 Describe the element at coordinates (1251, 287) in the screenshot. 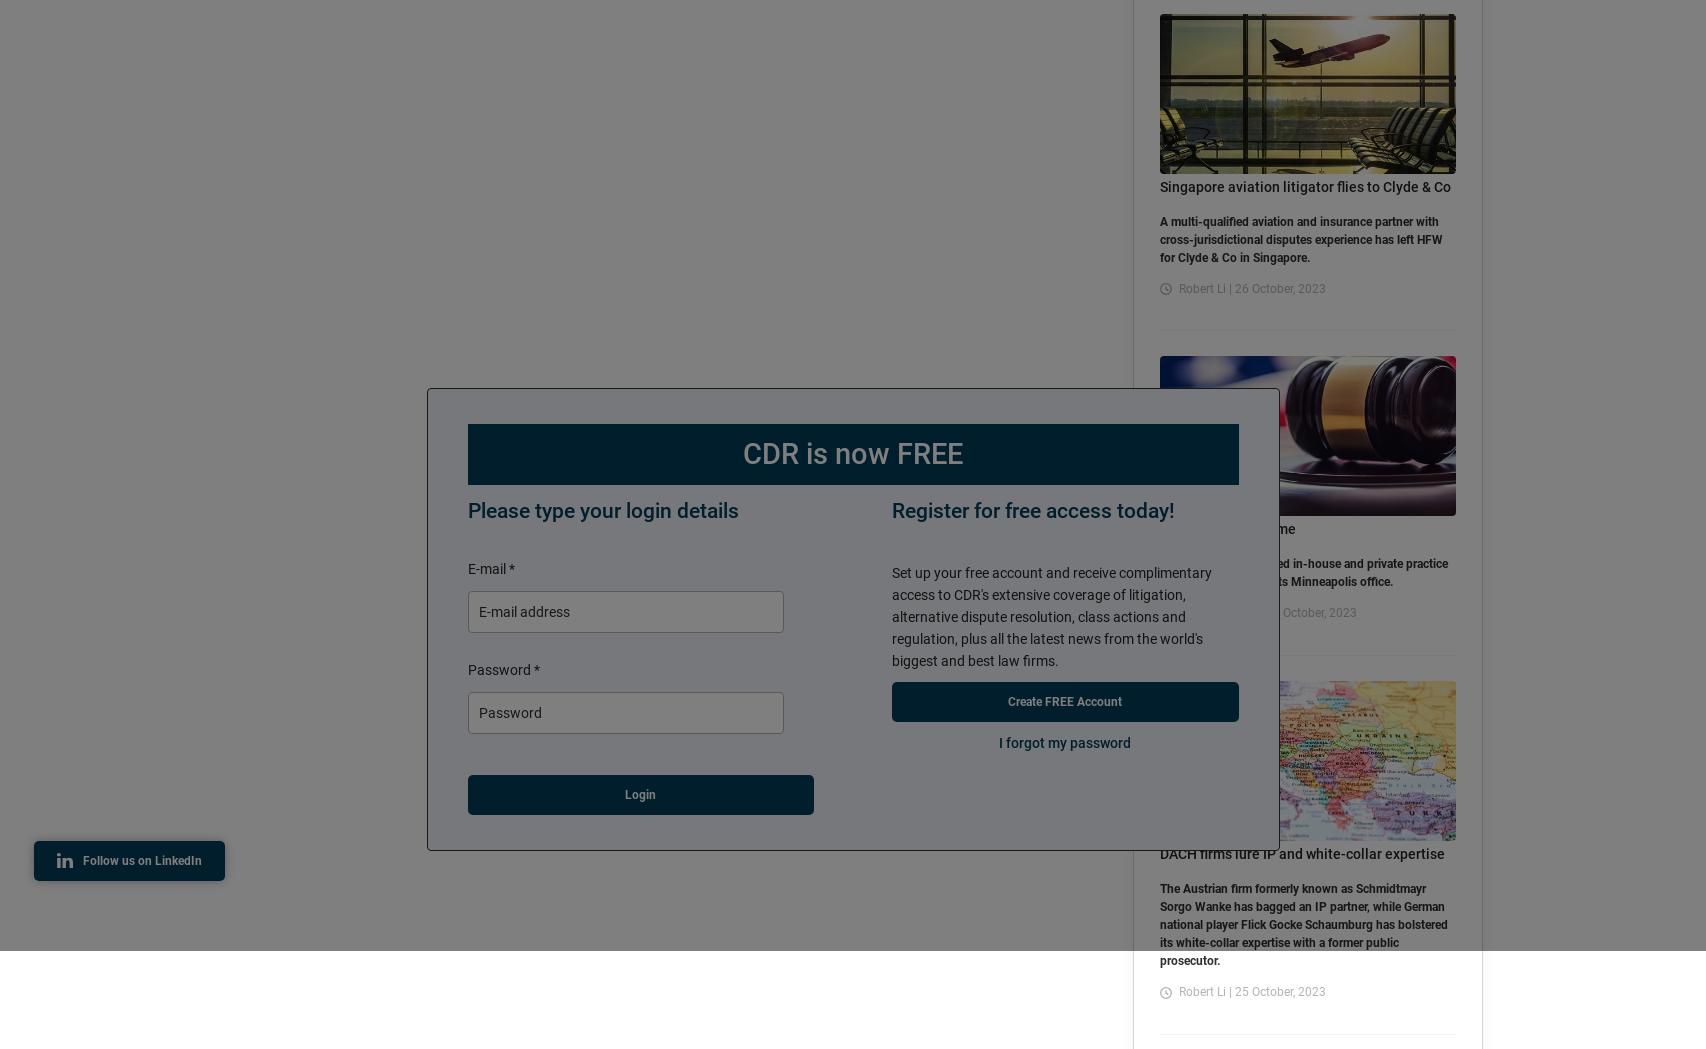

I see `'Robert Li | 26 October, 2023'` at that location.